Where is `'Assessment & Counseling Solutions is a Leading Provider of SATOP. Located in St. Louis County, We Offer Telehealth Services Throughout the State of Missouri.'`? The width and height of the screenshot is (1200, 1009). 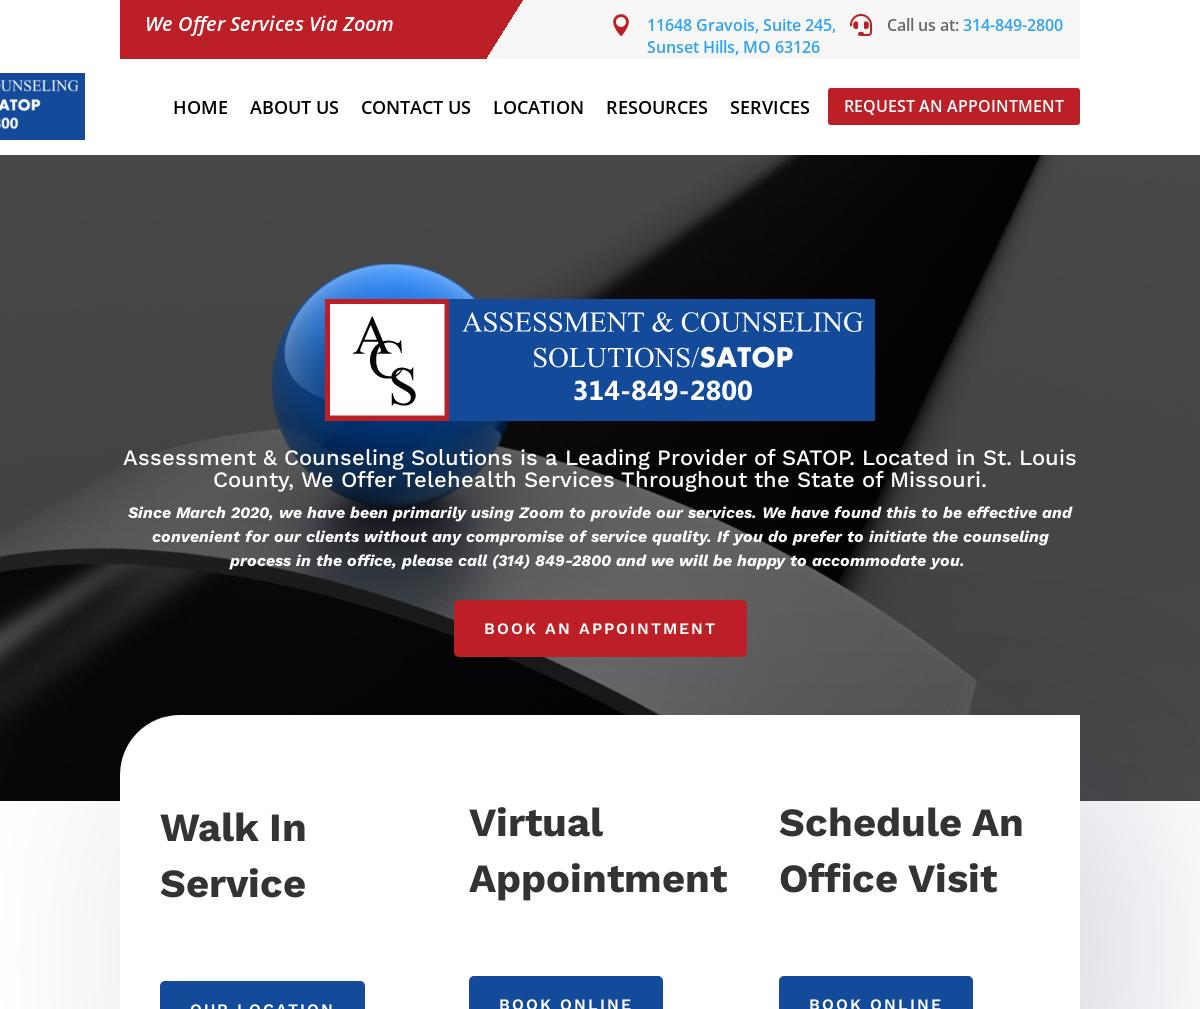 'Assessment & Counseling Solutions is a Leading Provider of SATOP. Located in St. Louis County, We Offer Telehealth Services Throughout the State of Missouri.' is located at coordinates (600, 467).